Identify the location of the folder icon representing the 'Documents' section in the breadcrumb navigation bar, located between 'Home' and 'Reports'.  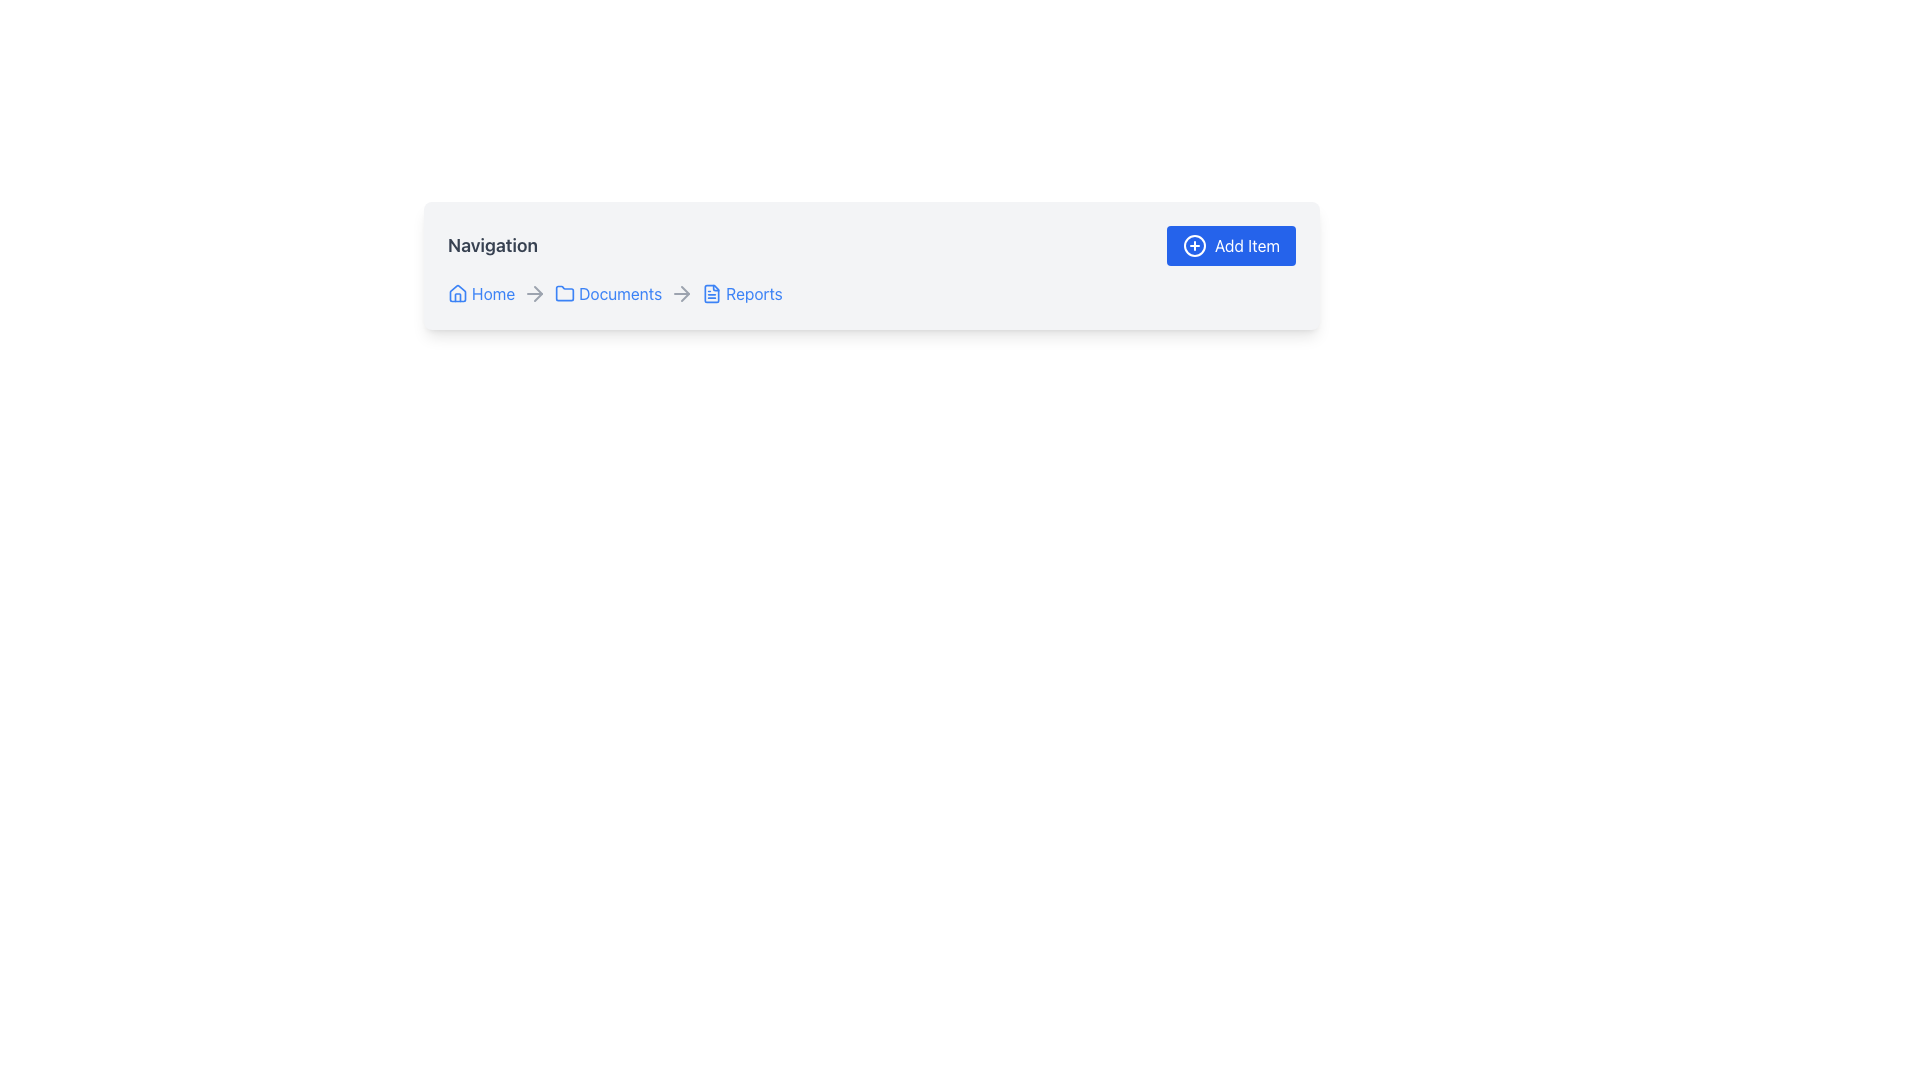
(564, 293).